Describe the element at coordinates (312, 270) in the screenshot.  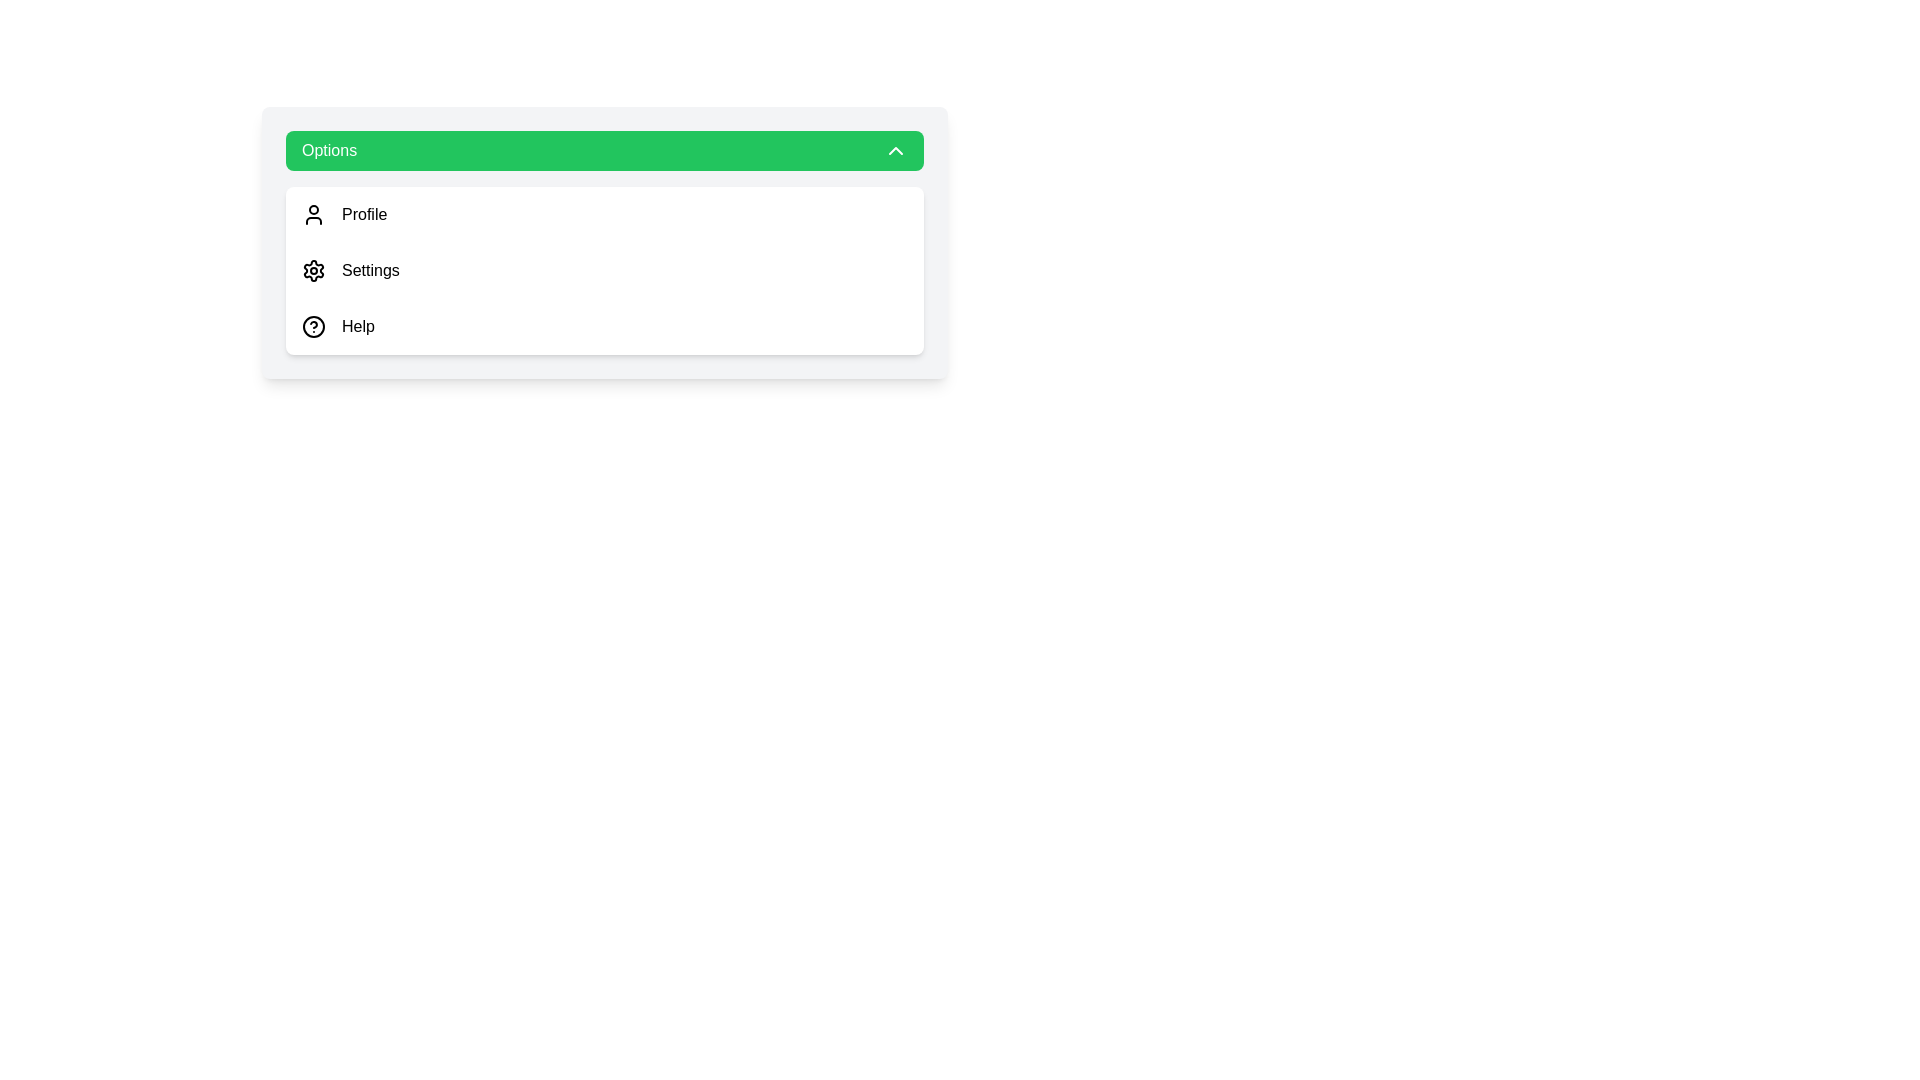
I see `the gear-shaped settings icon that is adjacent to the text 'Settings' in the 'Options' list` at that location.